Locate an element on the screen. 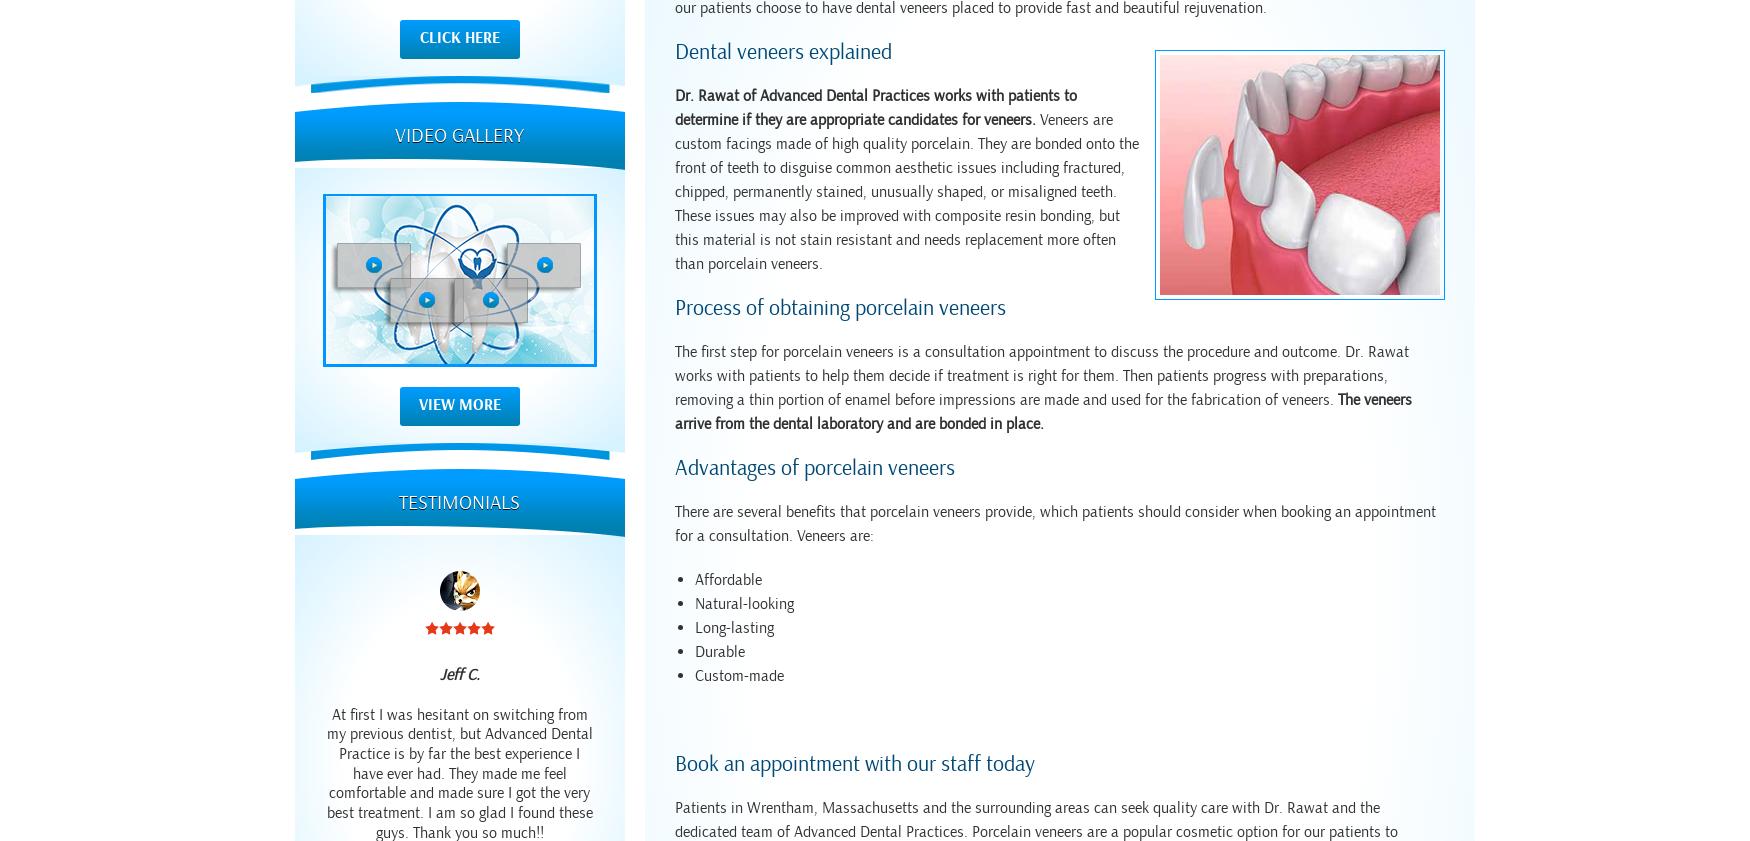  'Advantages of porcelain veneers' is located at coordinates (814, 468).